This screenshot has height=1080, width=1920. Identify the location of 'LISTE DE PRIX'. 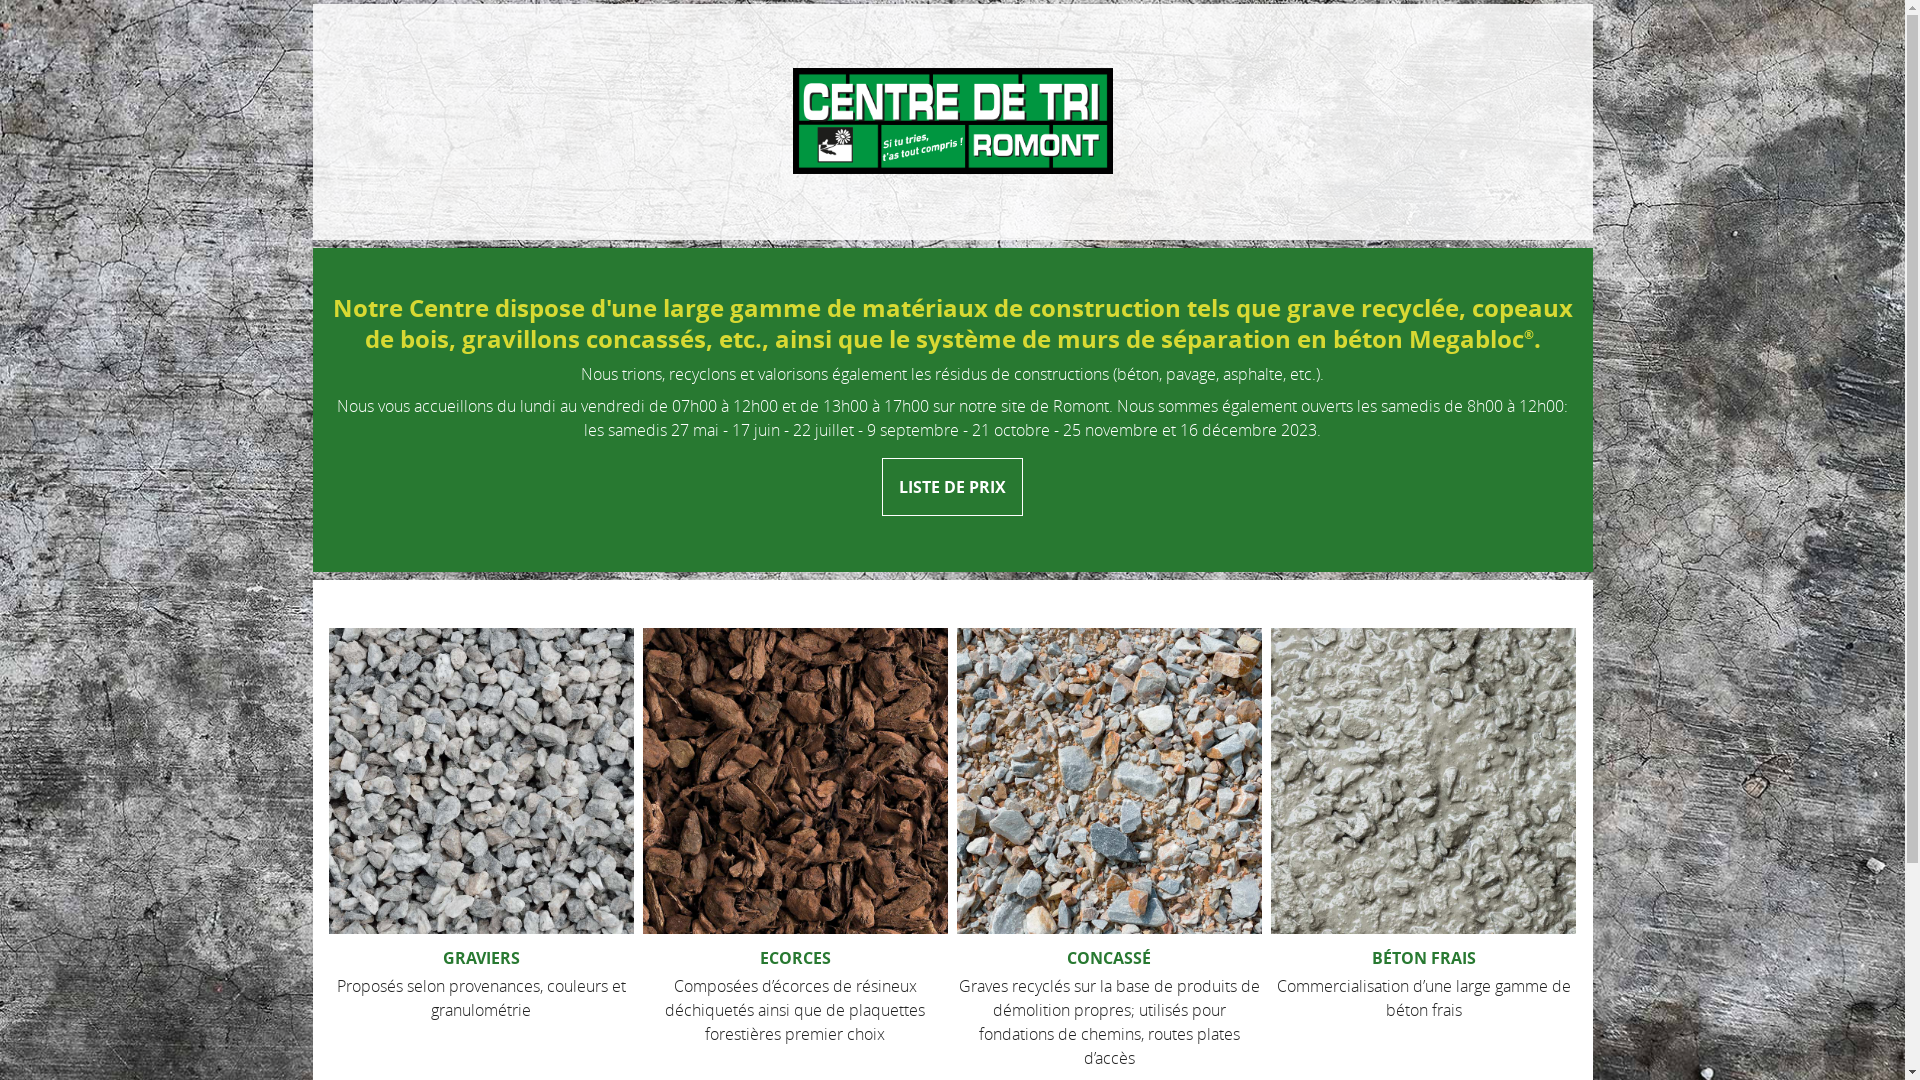
(951, 486).